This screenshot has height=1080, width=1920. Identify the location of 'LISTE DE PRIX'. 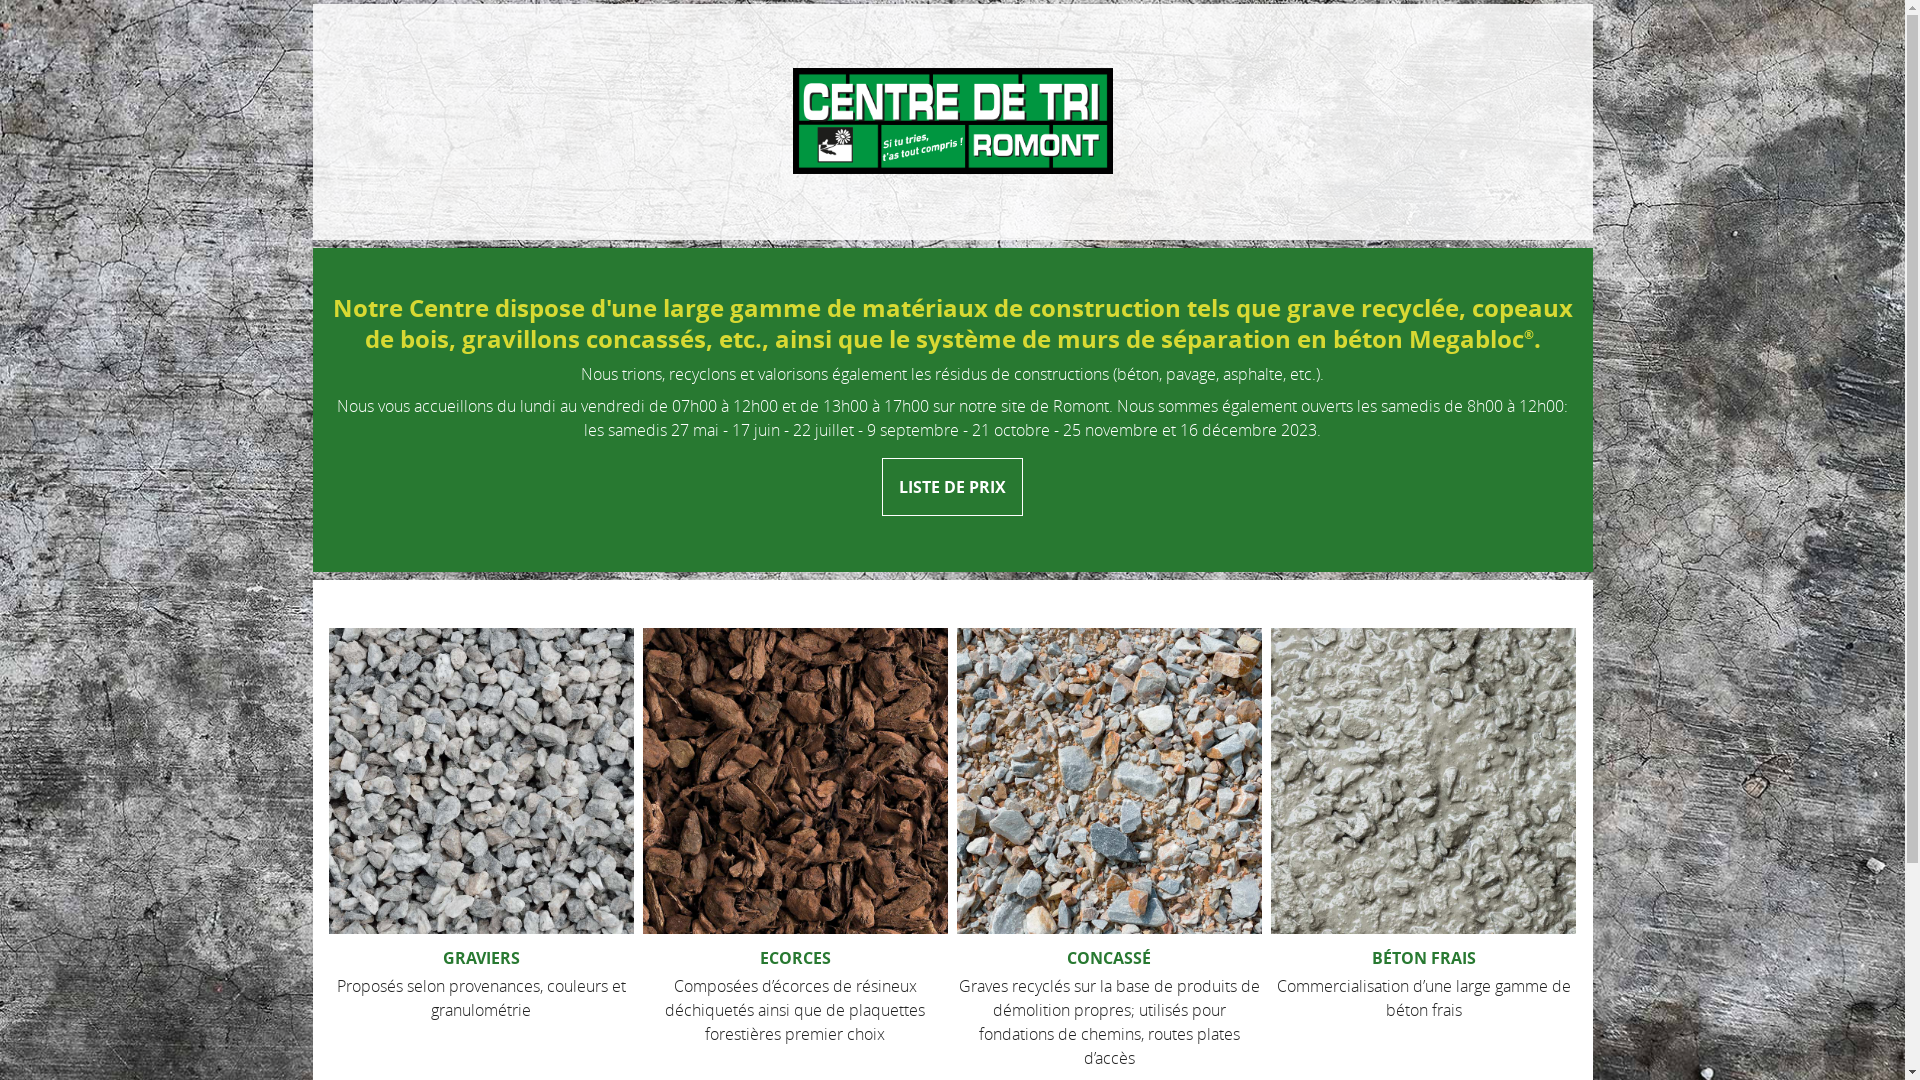
(951, 486).